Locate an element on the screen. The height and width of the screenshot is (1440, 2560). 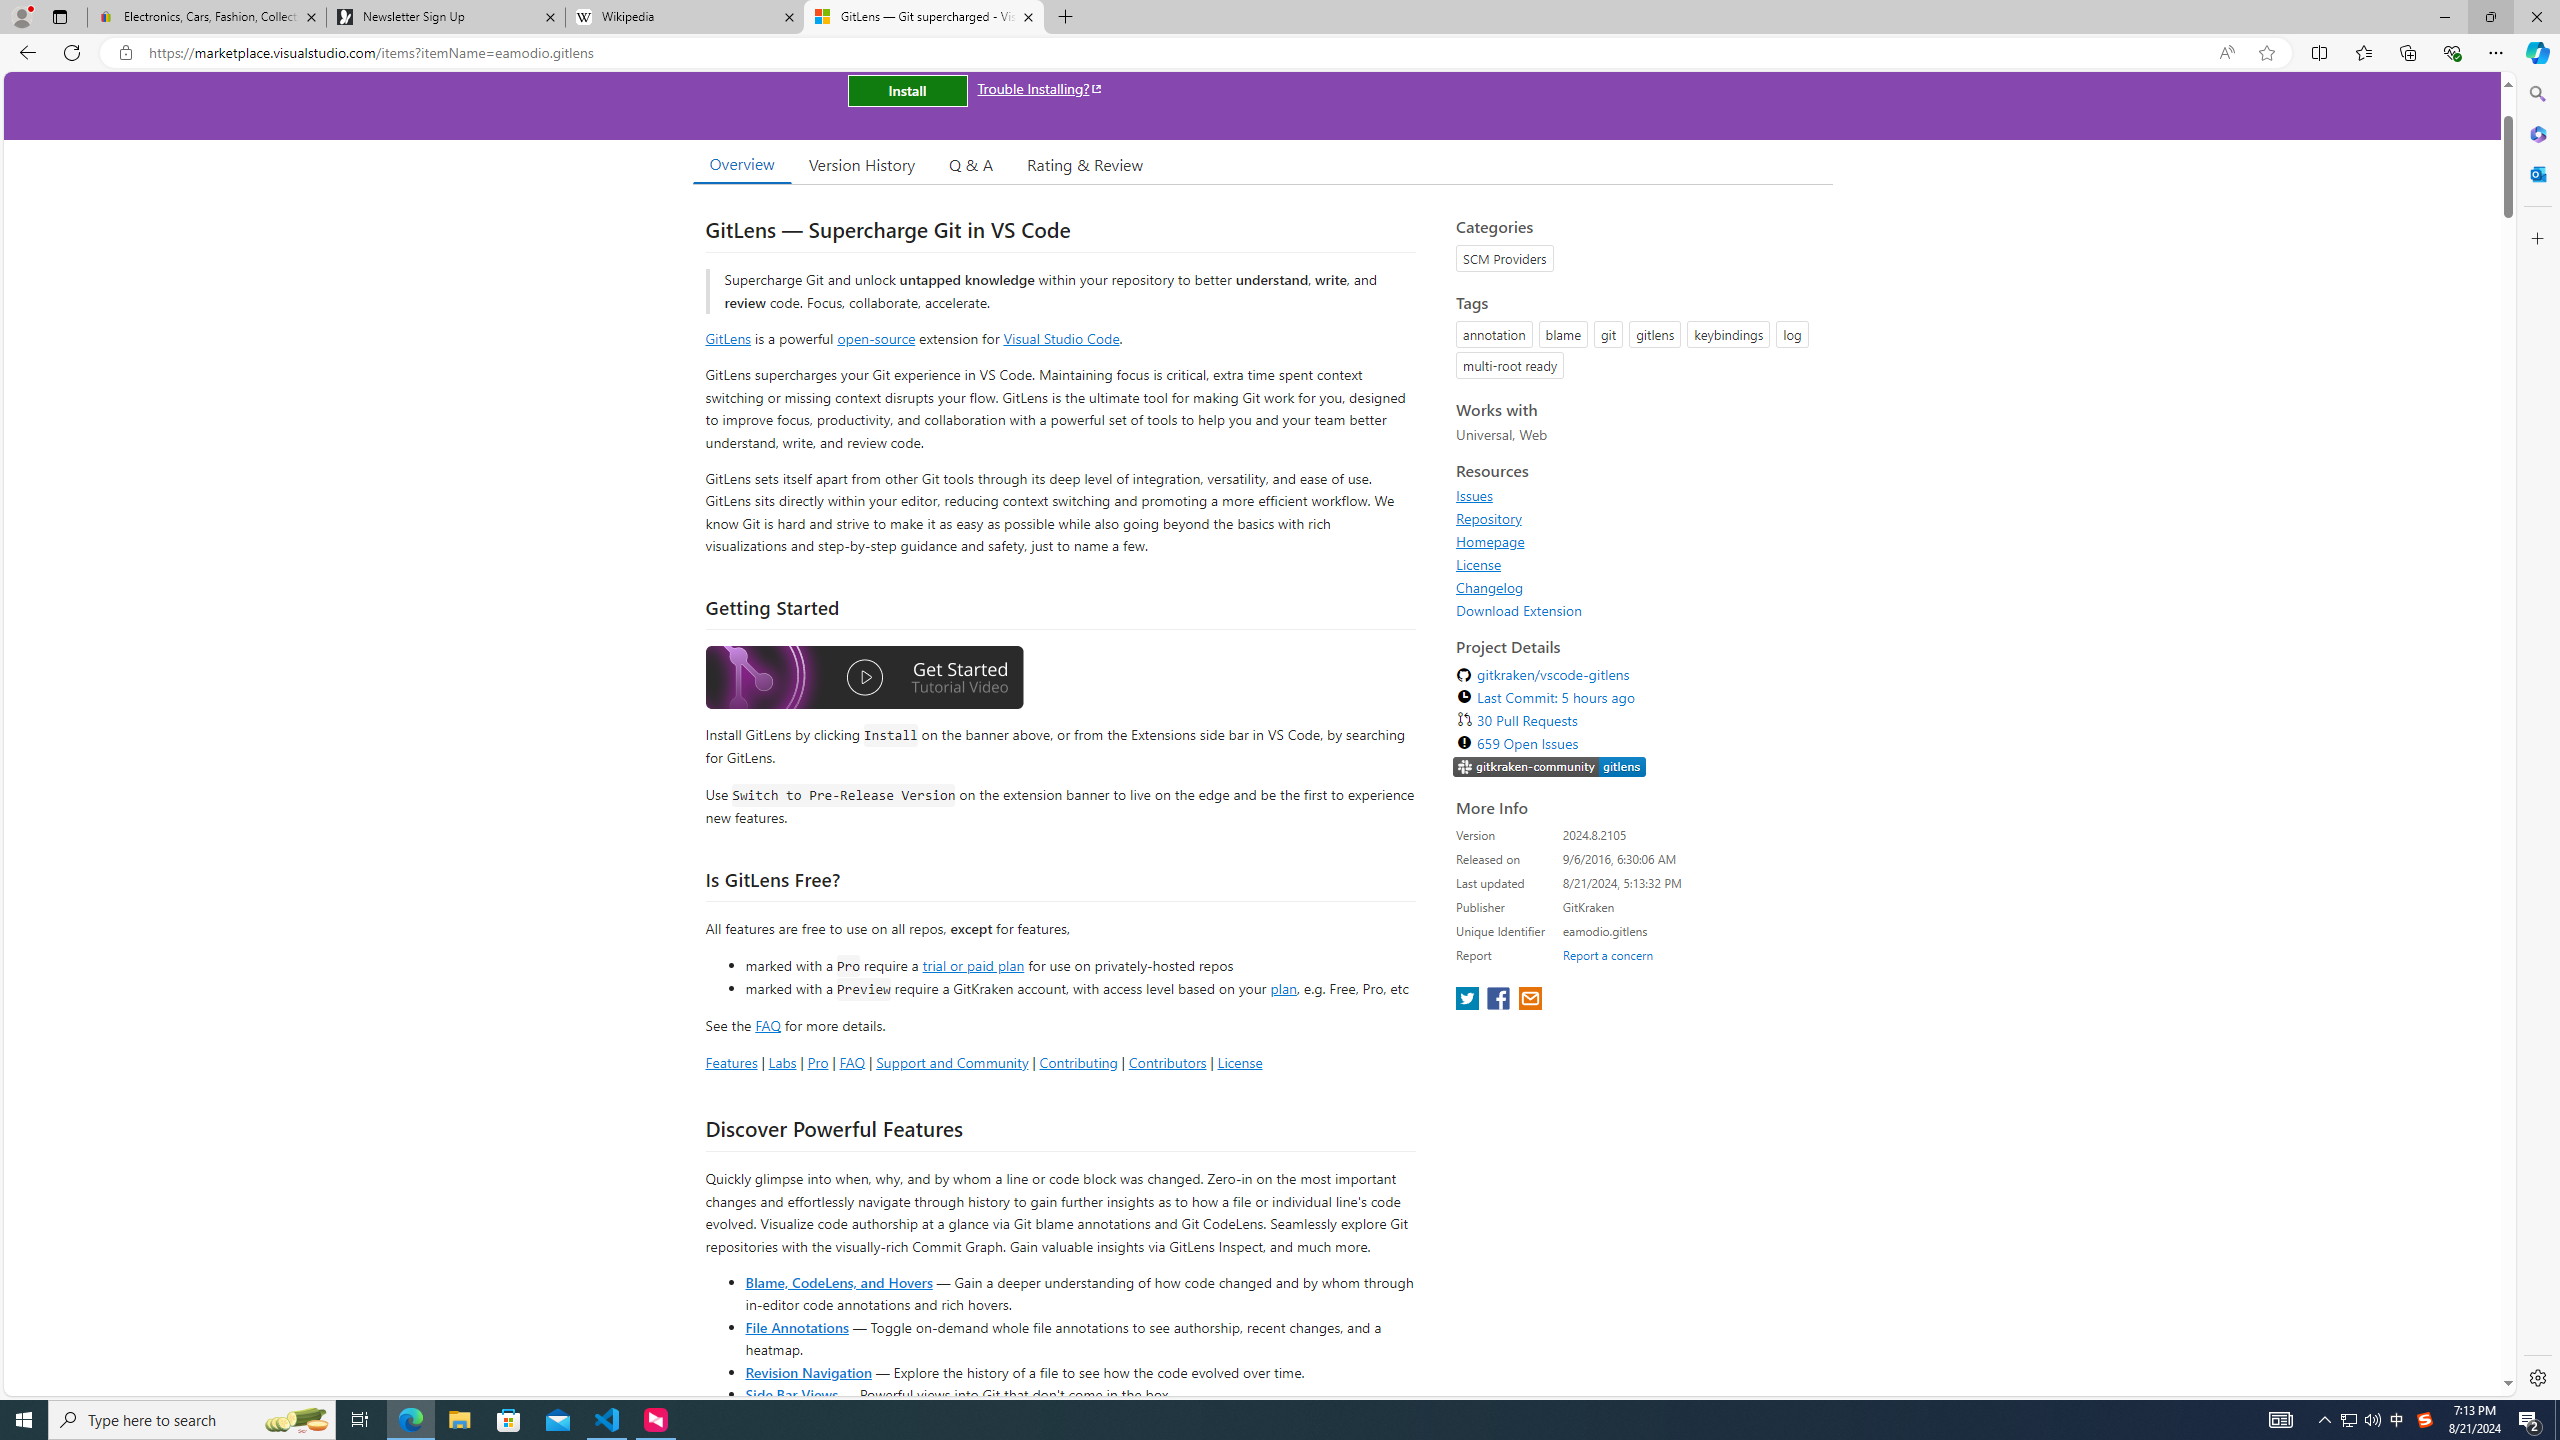
'Issues' is located at coordinates (1638, 495).